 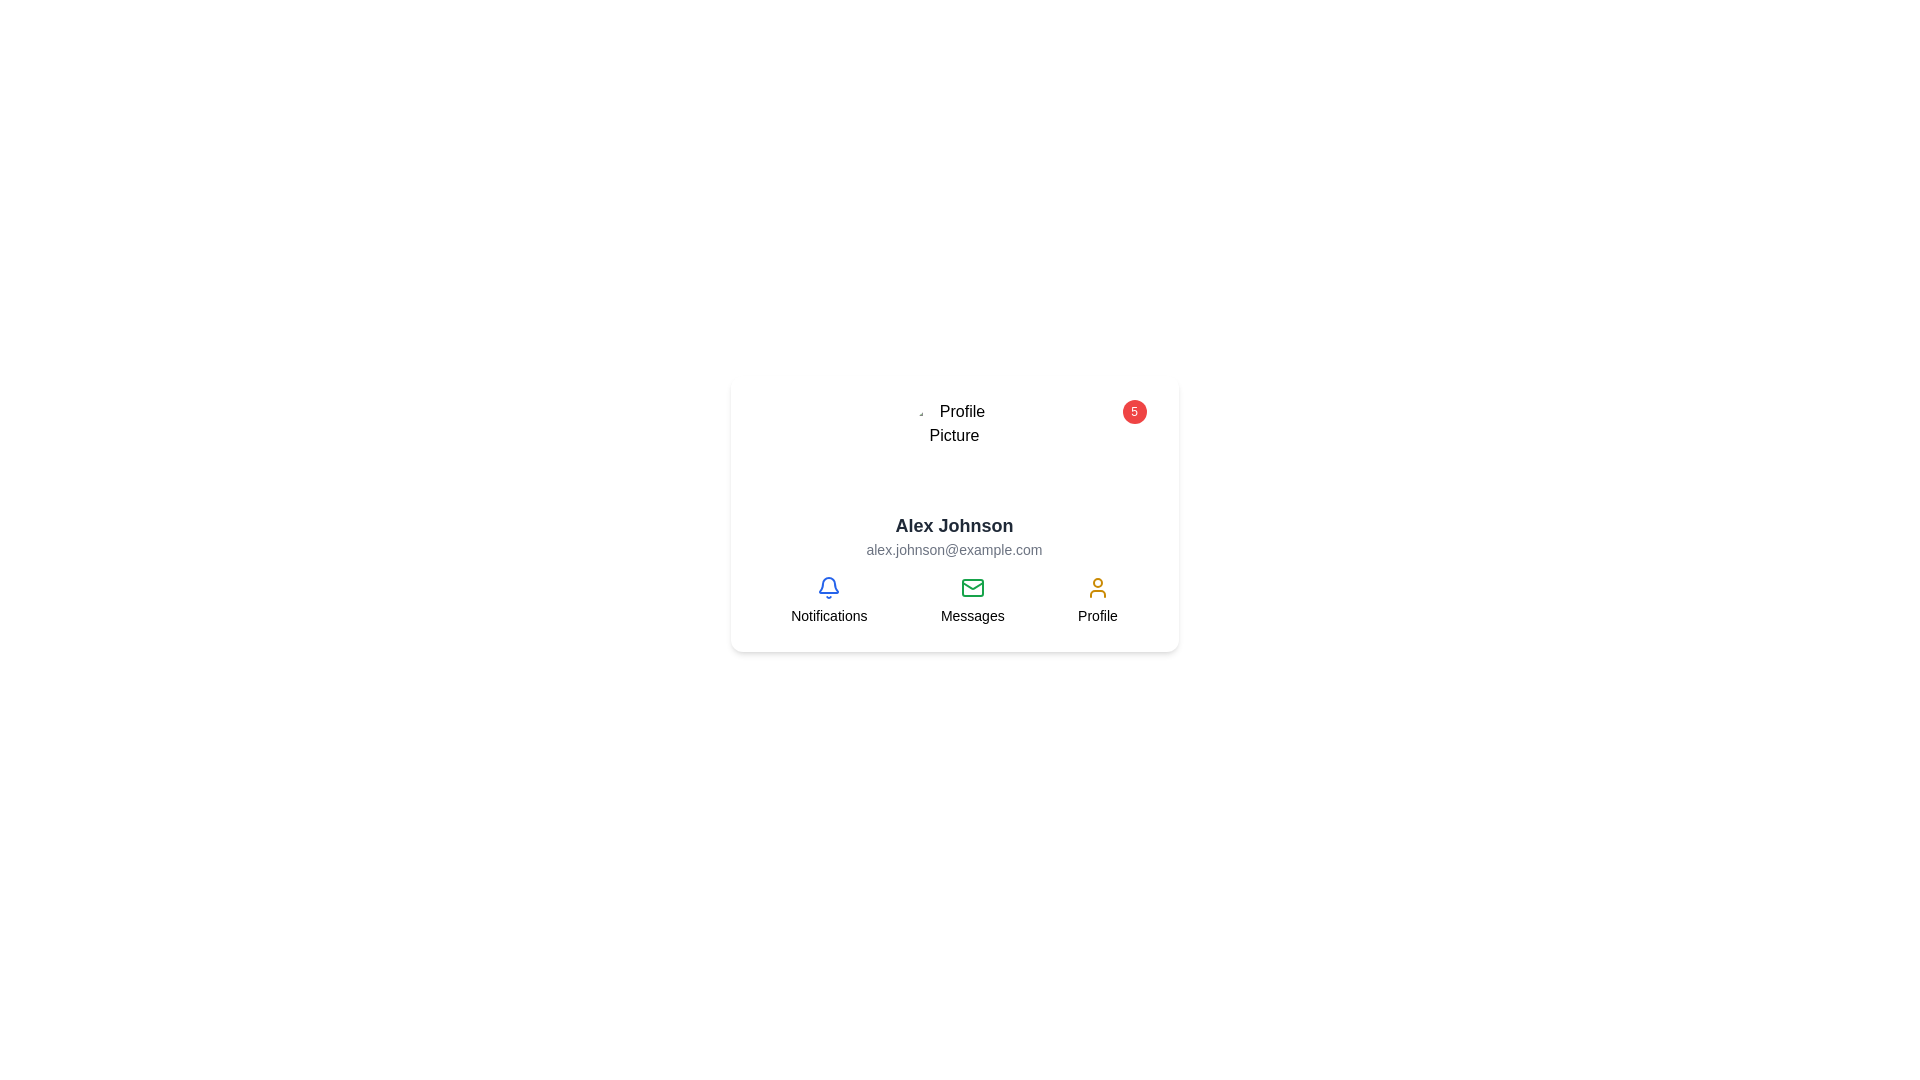 I want to click on the email address text label displayed in a smaller, grayed-out font below the name 'Alex Johnson', so click(x=953, y=550).